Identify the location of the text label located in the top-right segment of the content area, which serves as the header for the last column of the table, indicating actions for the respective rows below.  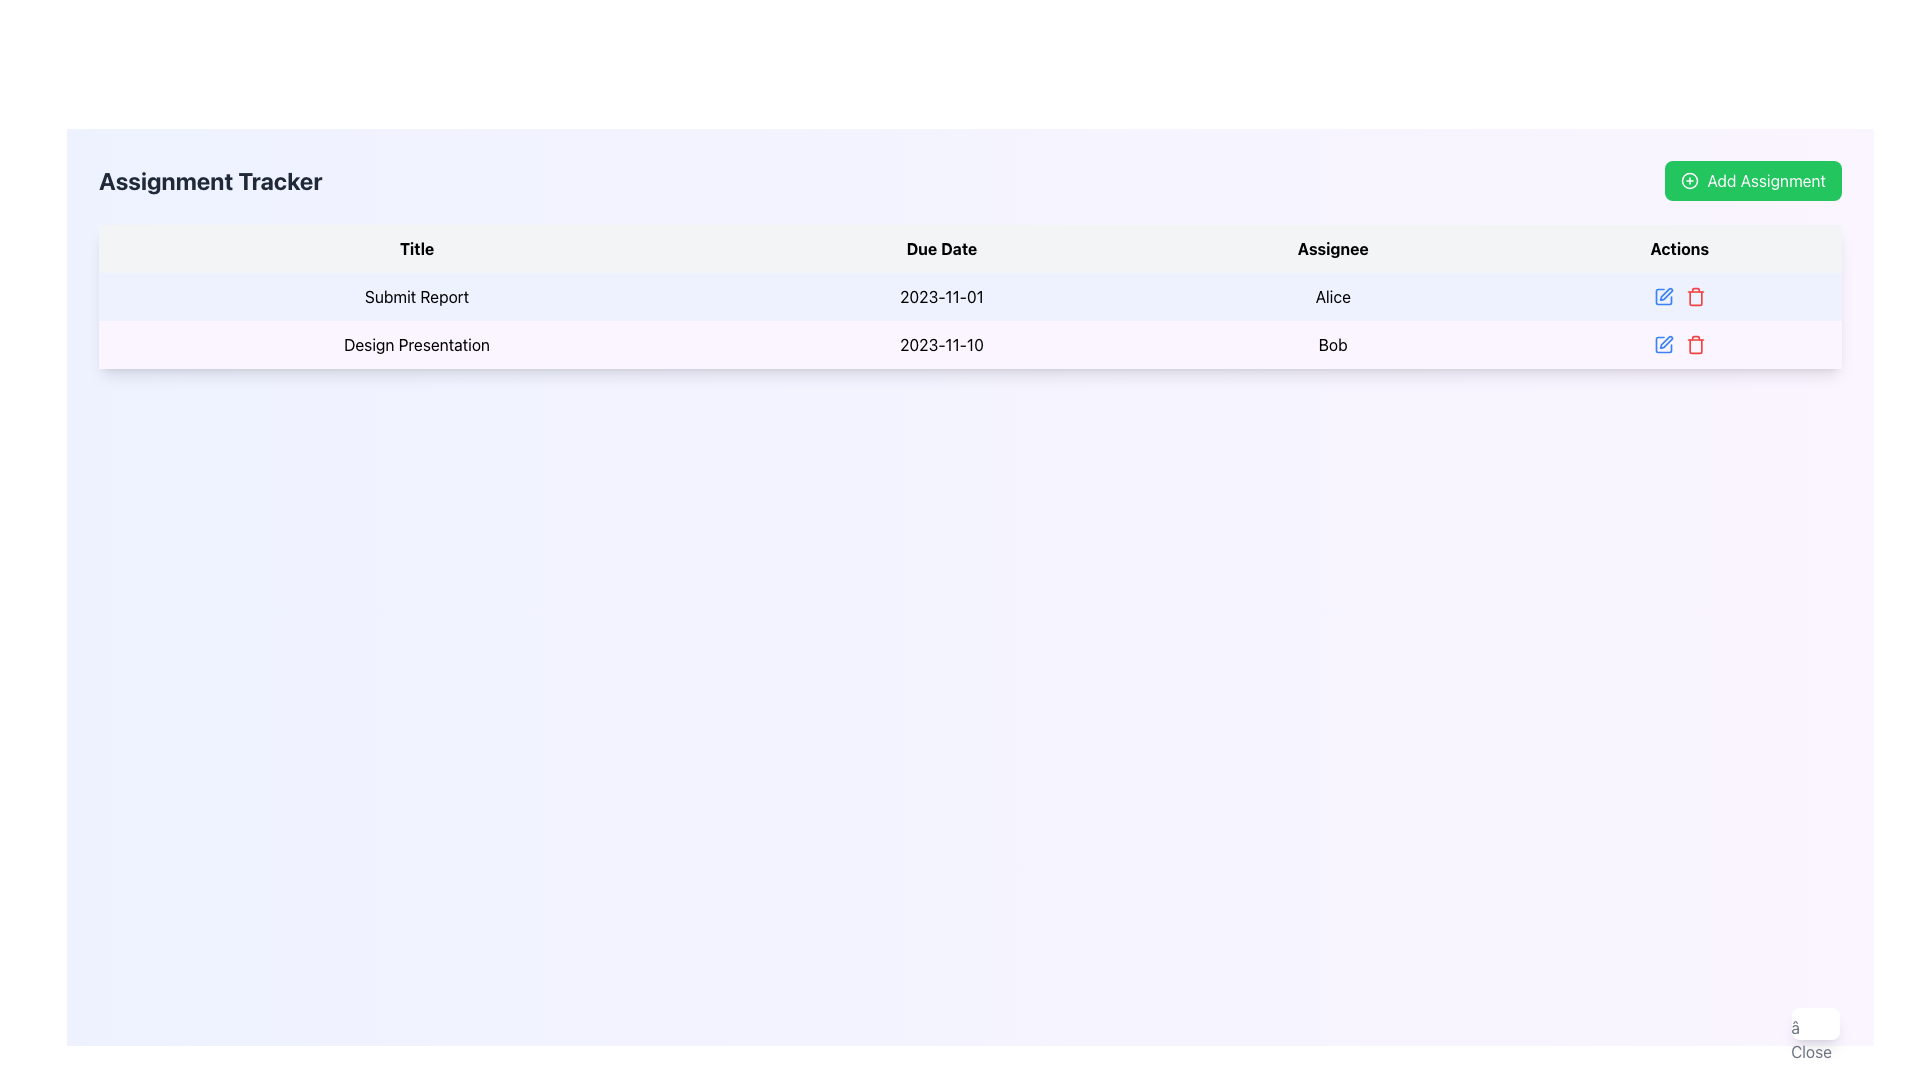
(1679, 248).